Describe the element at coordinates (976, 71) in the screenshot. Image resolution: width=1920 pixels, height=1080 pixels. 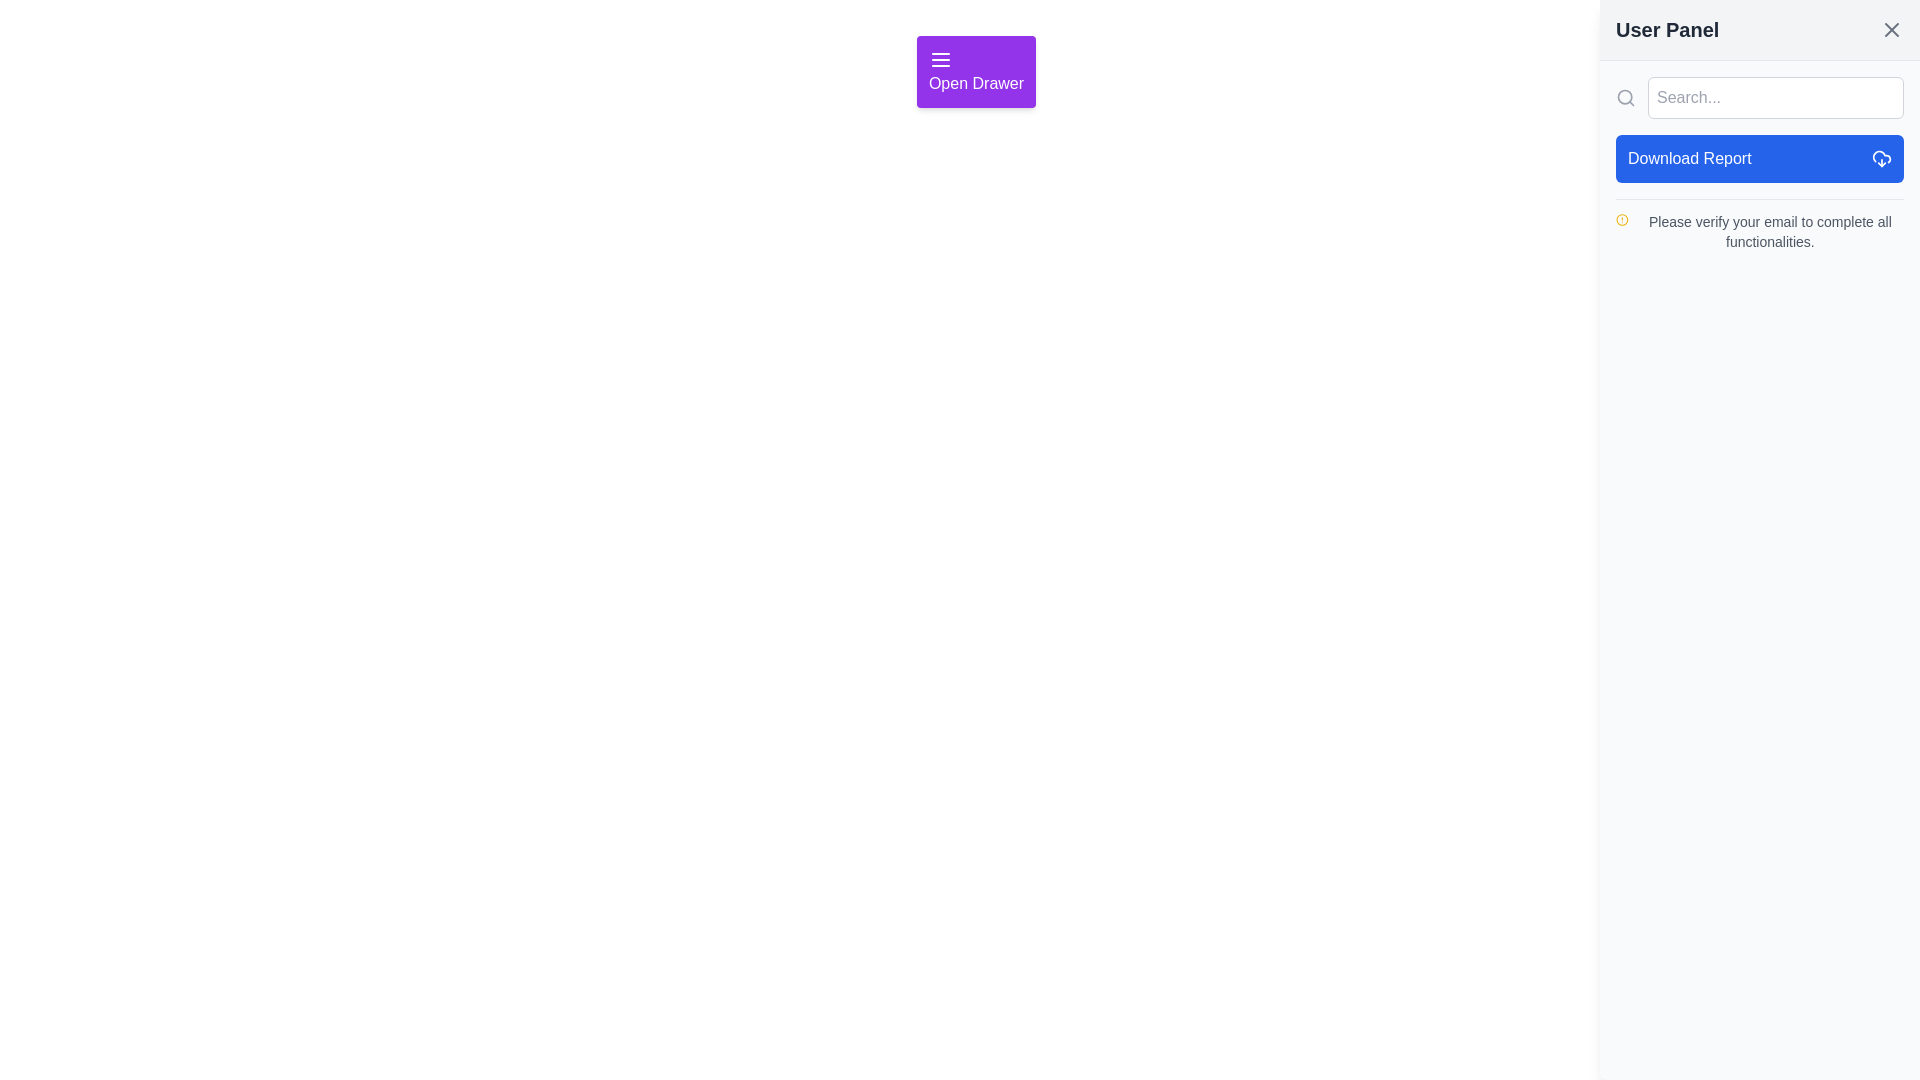
I see `the 'Open Drawer' button with a purple background and rounded corners` at that location.